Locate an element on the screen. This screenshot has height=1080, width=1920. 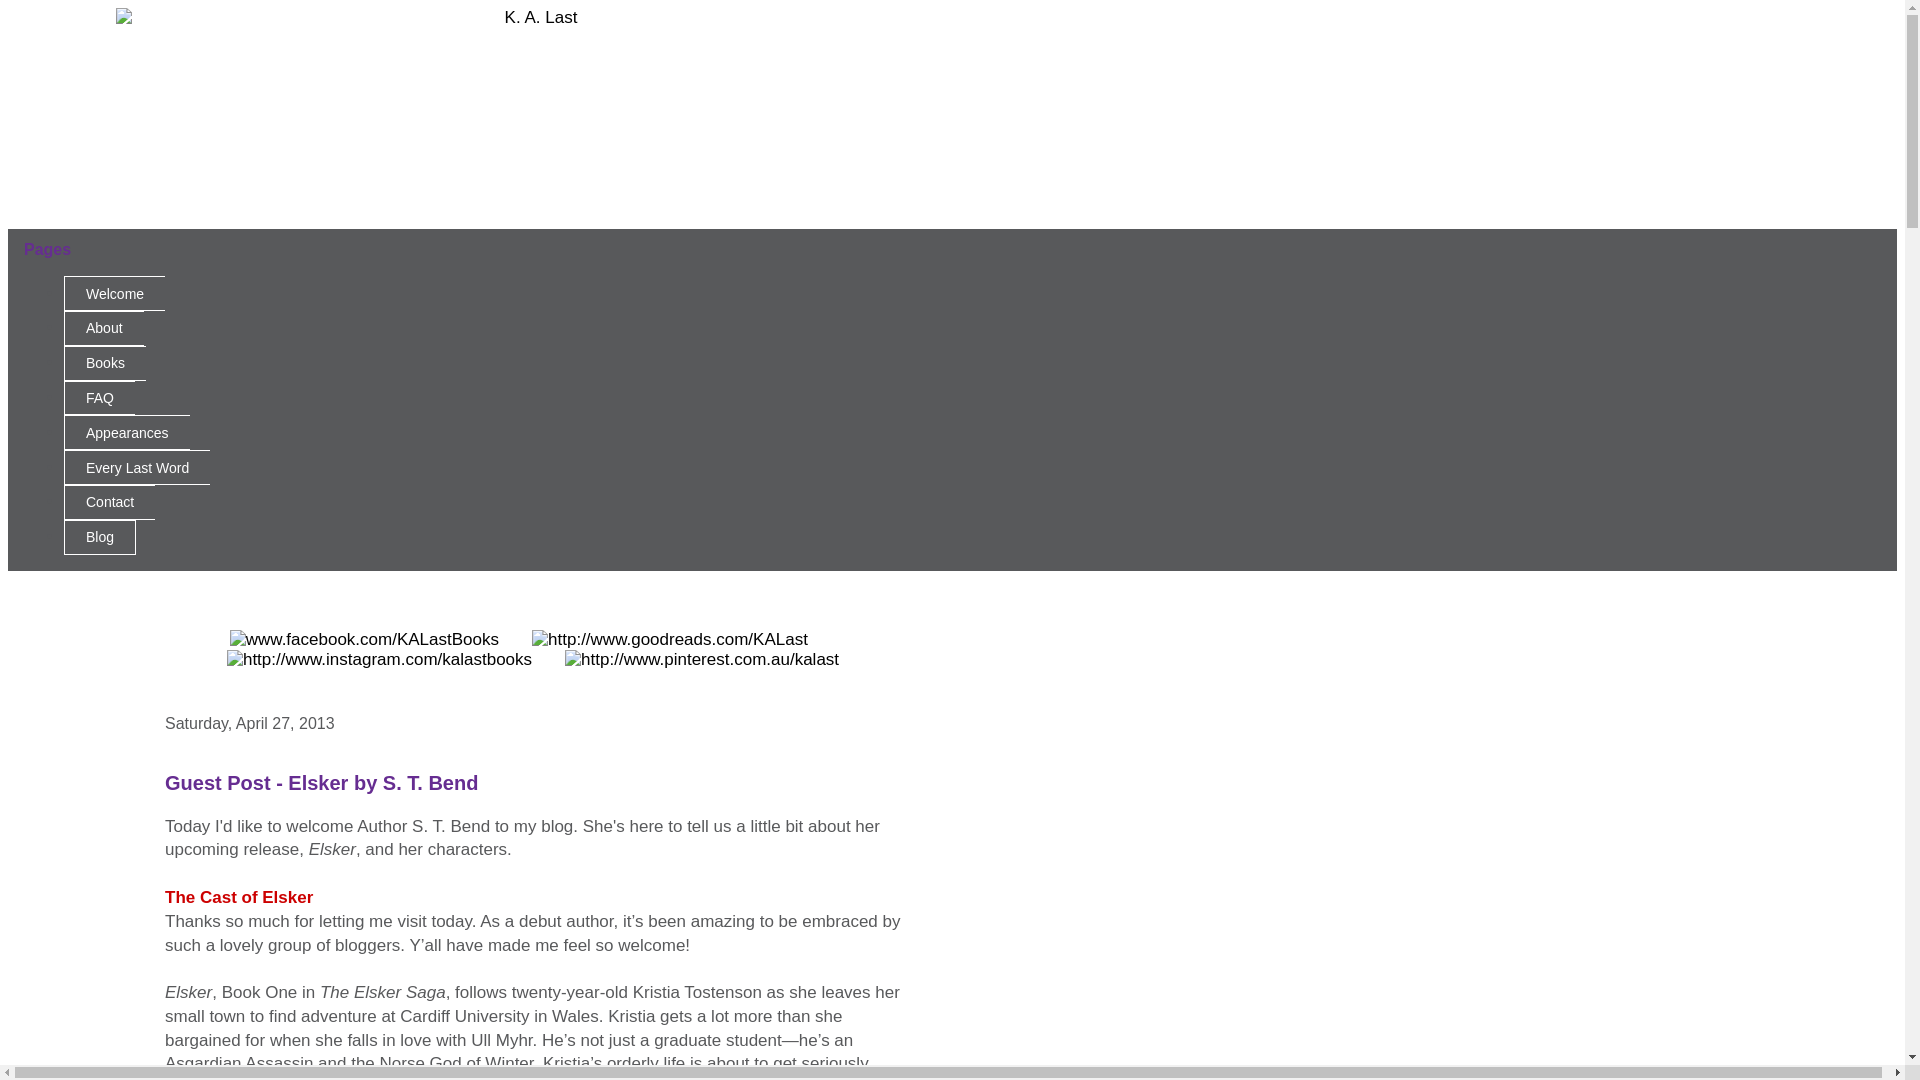
'Blog' is located at coordinates (63, 536).